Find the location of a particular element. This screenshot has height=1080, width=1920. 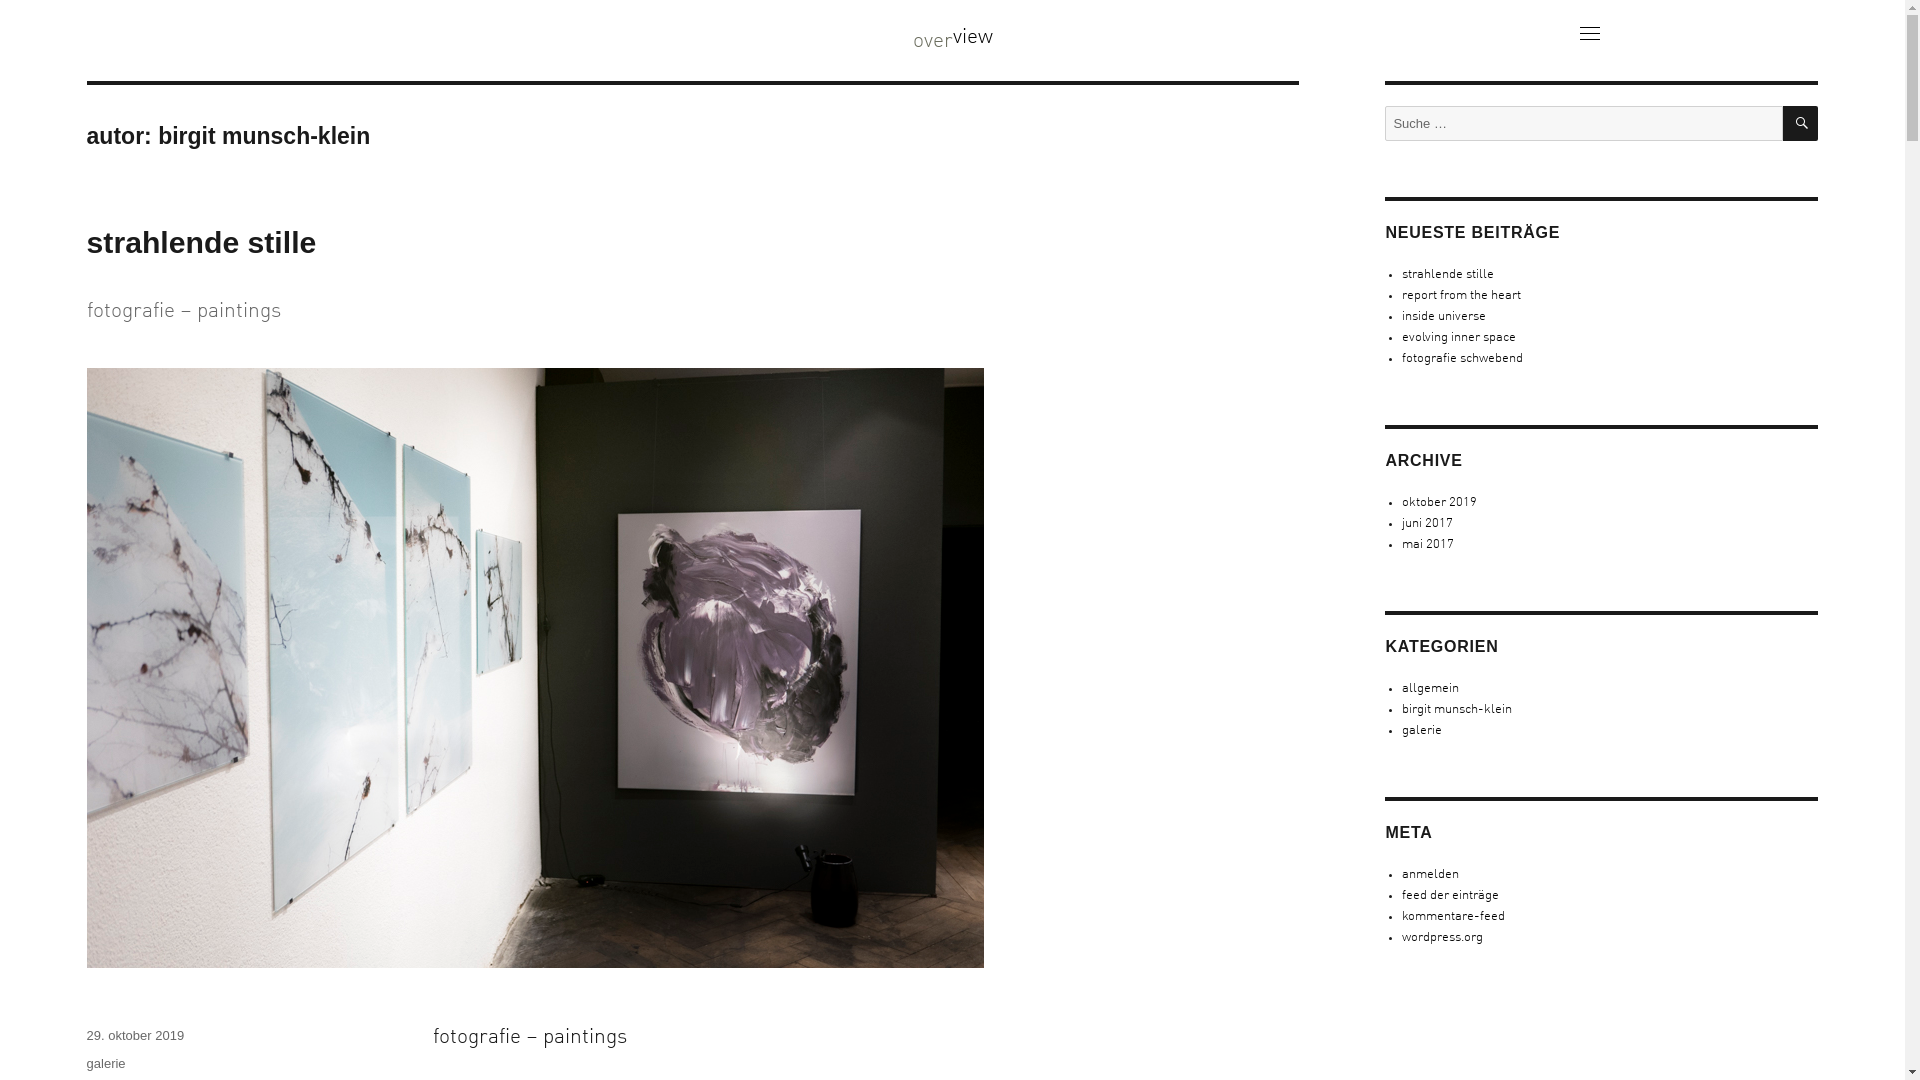

'strahlende stille' is located at coordinates (1448, 274).